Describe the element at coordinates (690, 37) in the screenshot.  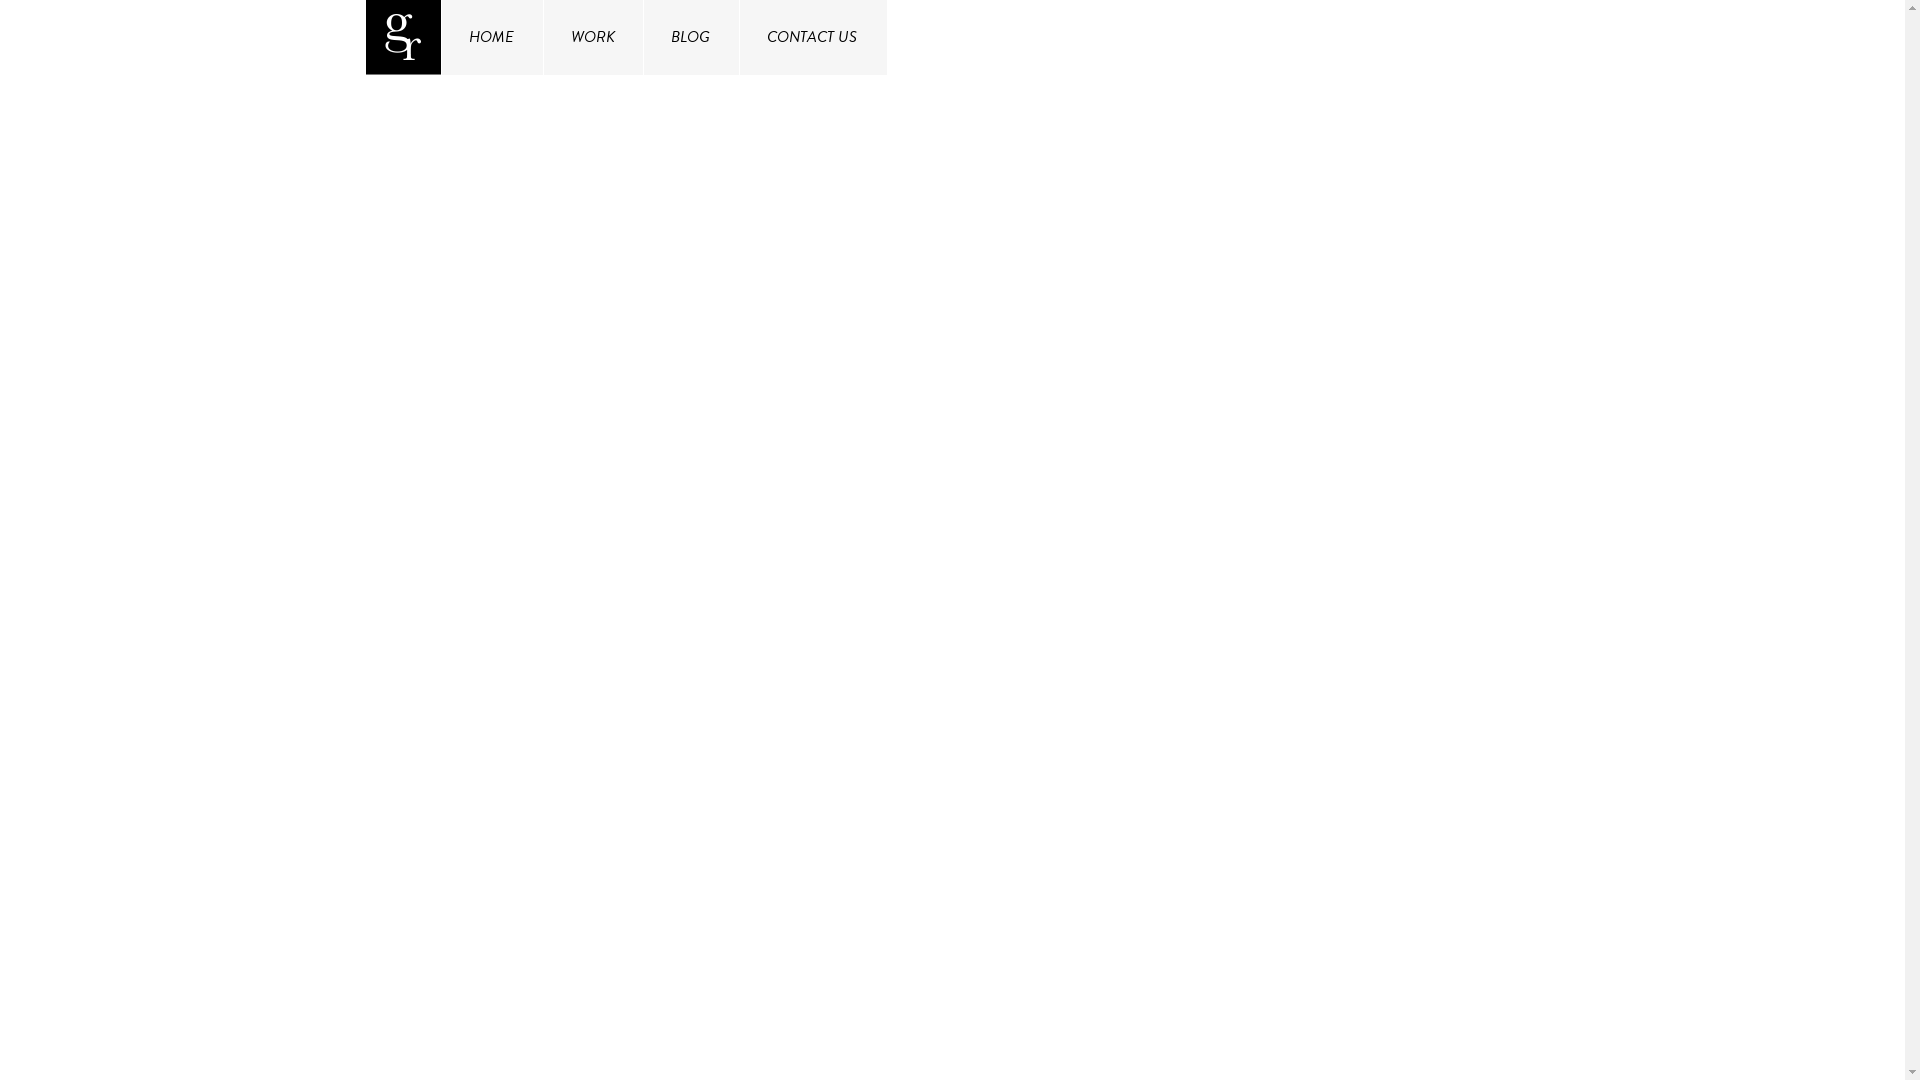
I see `'BLOG'` at that location.